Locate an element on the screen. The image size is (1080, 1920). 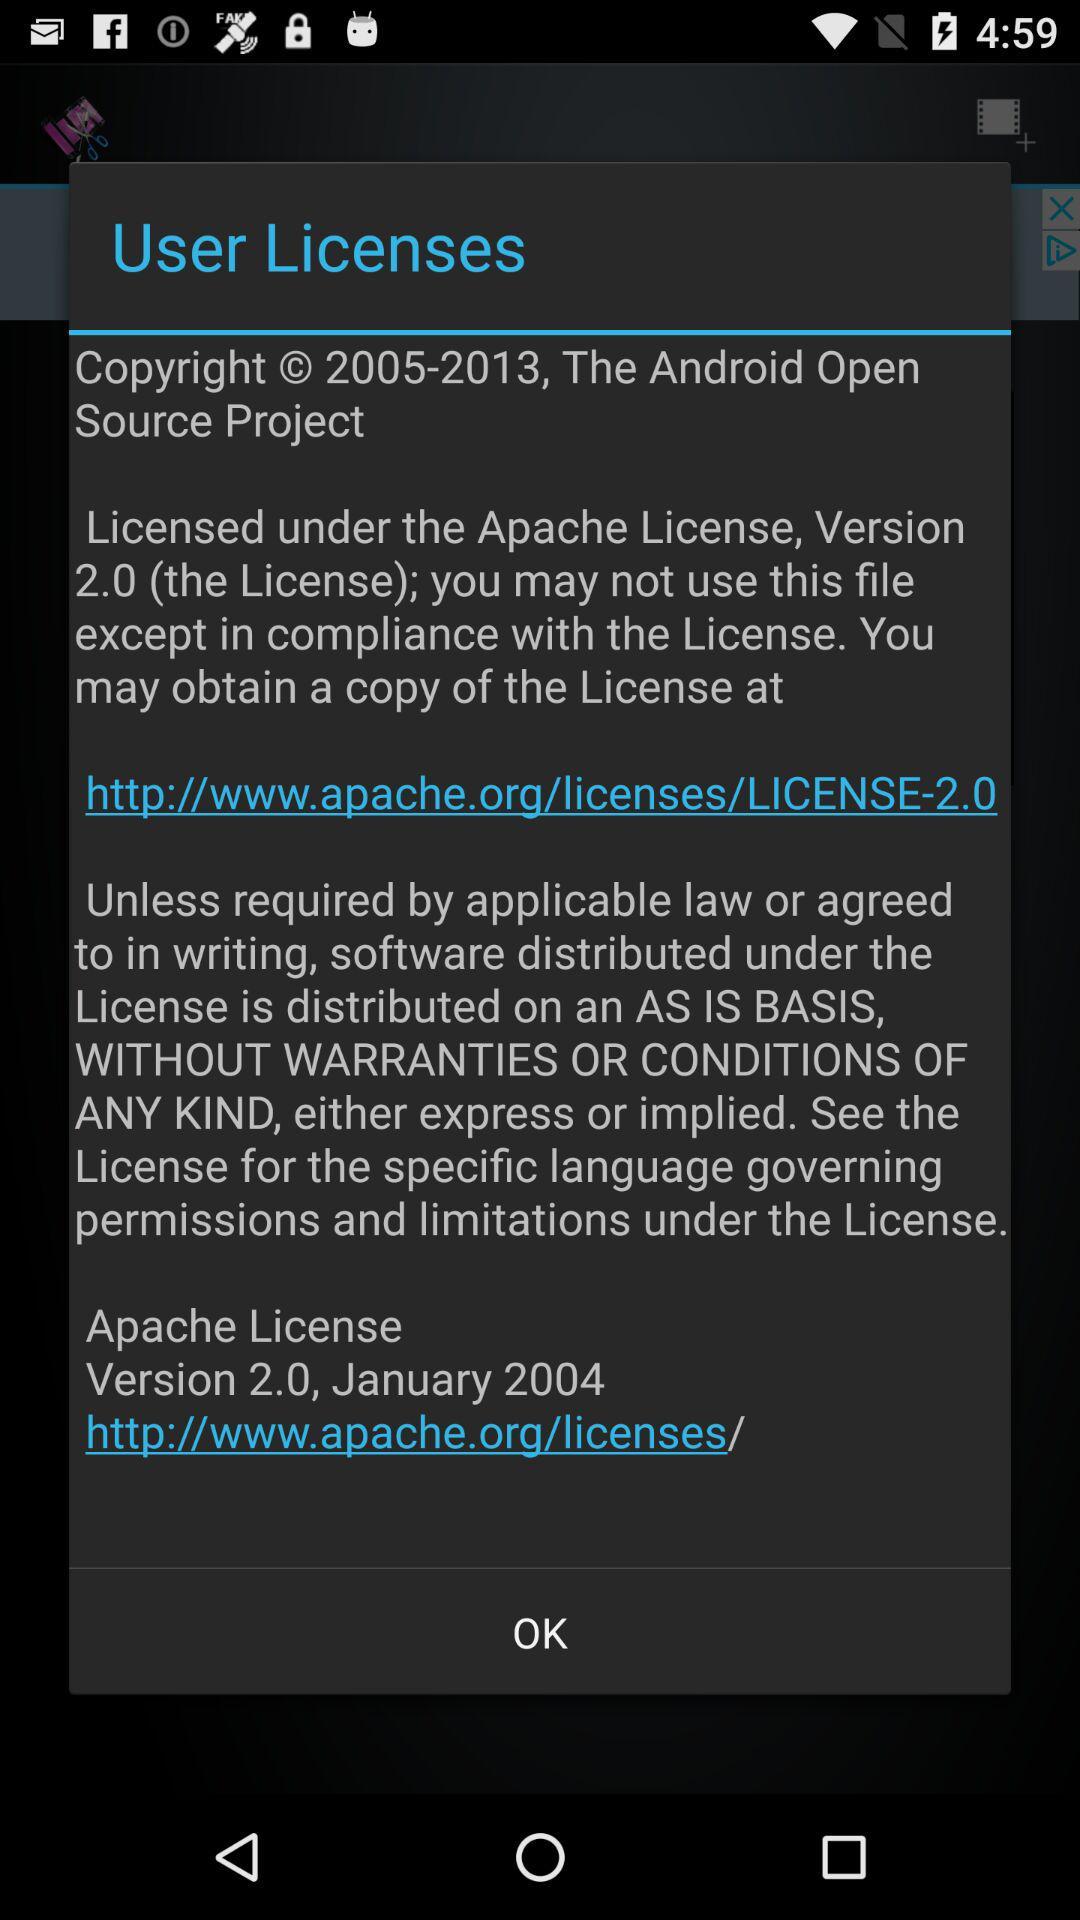
icon above ok icon is located at coordinates (542, 950).